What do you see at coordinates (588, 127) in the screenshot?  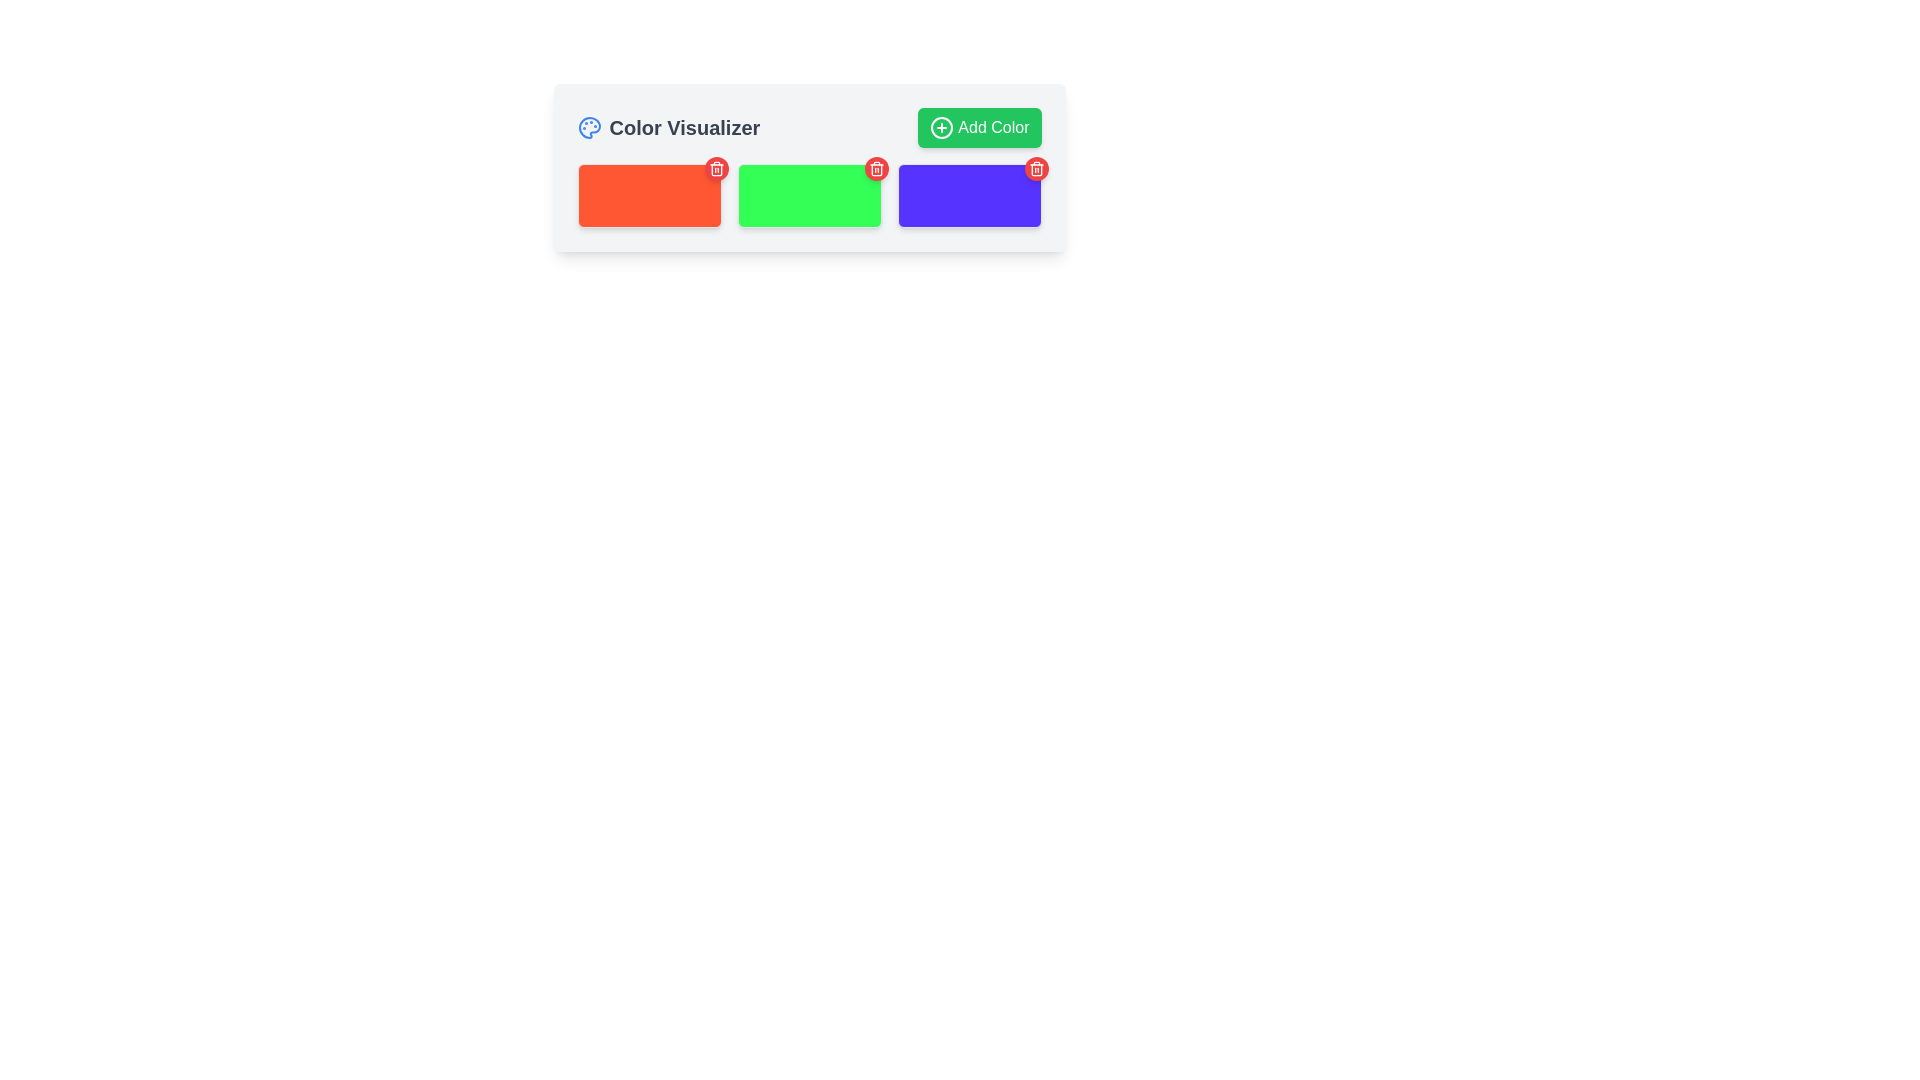 I see `the blue palette icon located to the immediate left of the 'Color Visualizer' text in the header section of the panel` at bounding box center [588, 127].